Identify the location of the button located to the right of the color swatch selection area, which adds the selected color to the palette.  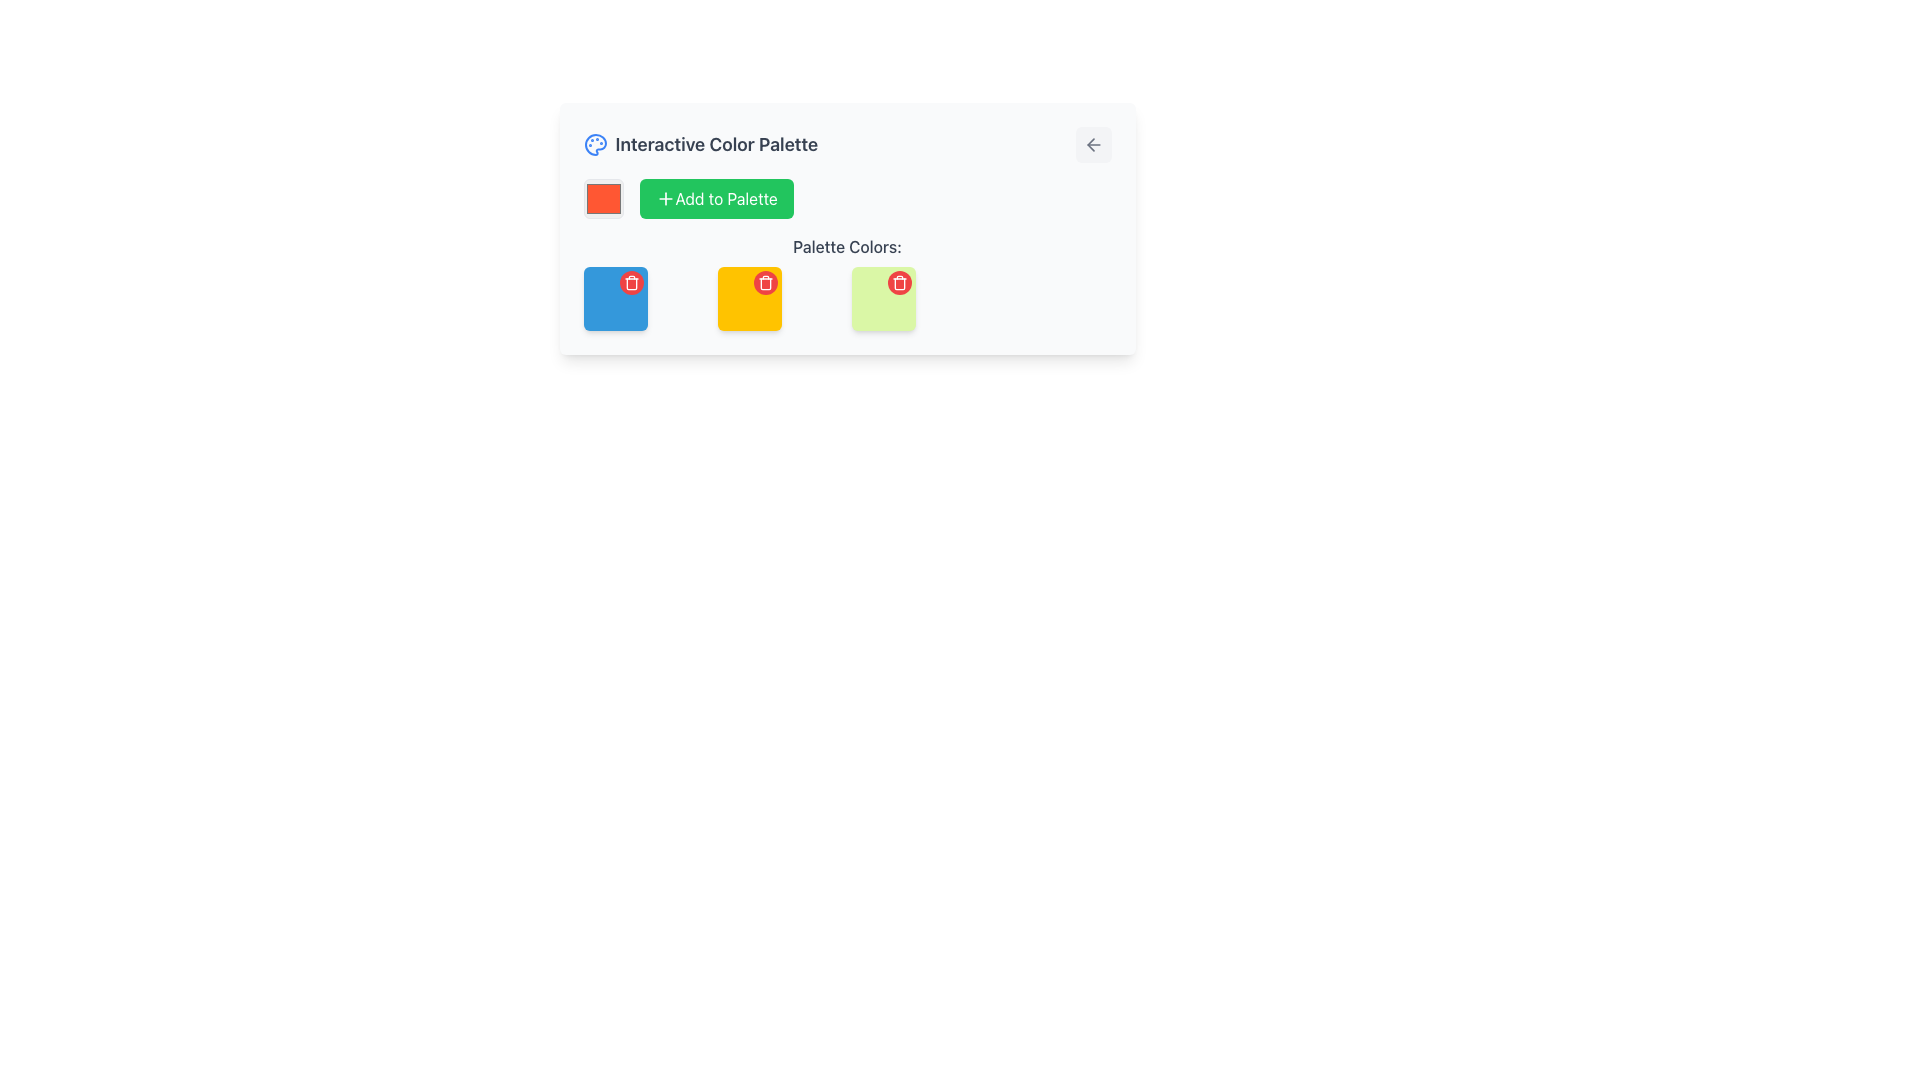
(716, 199).